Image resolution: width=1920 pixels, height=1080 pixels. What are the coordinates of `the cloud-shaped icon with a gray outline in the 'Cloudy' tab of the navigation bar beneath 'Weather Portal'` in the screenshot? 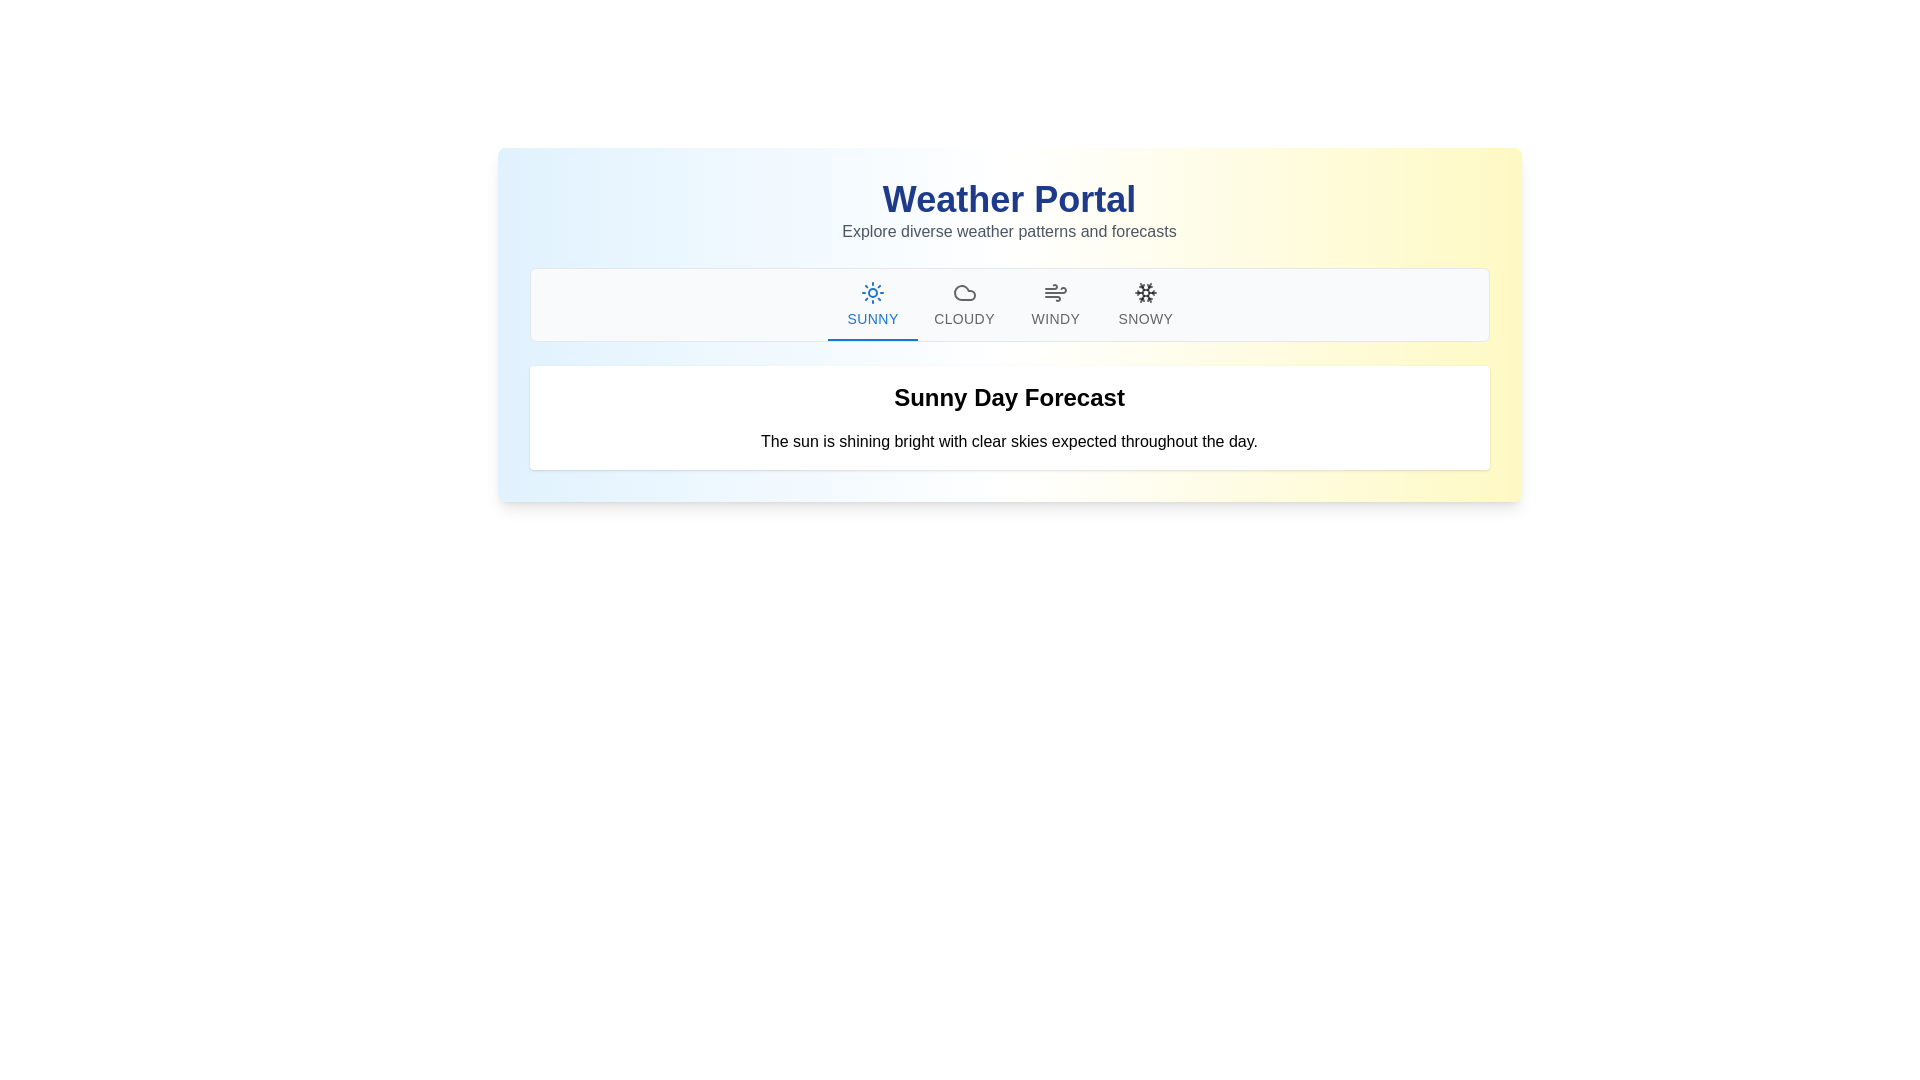 It's located at (964, 293).